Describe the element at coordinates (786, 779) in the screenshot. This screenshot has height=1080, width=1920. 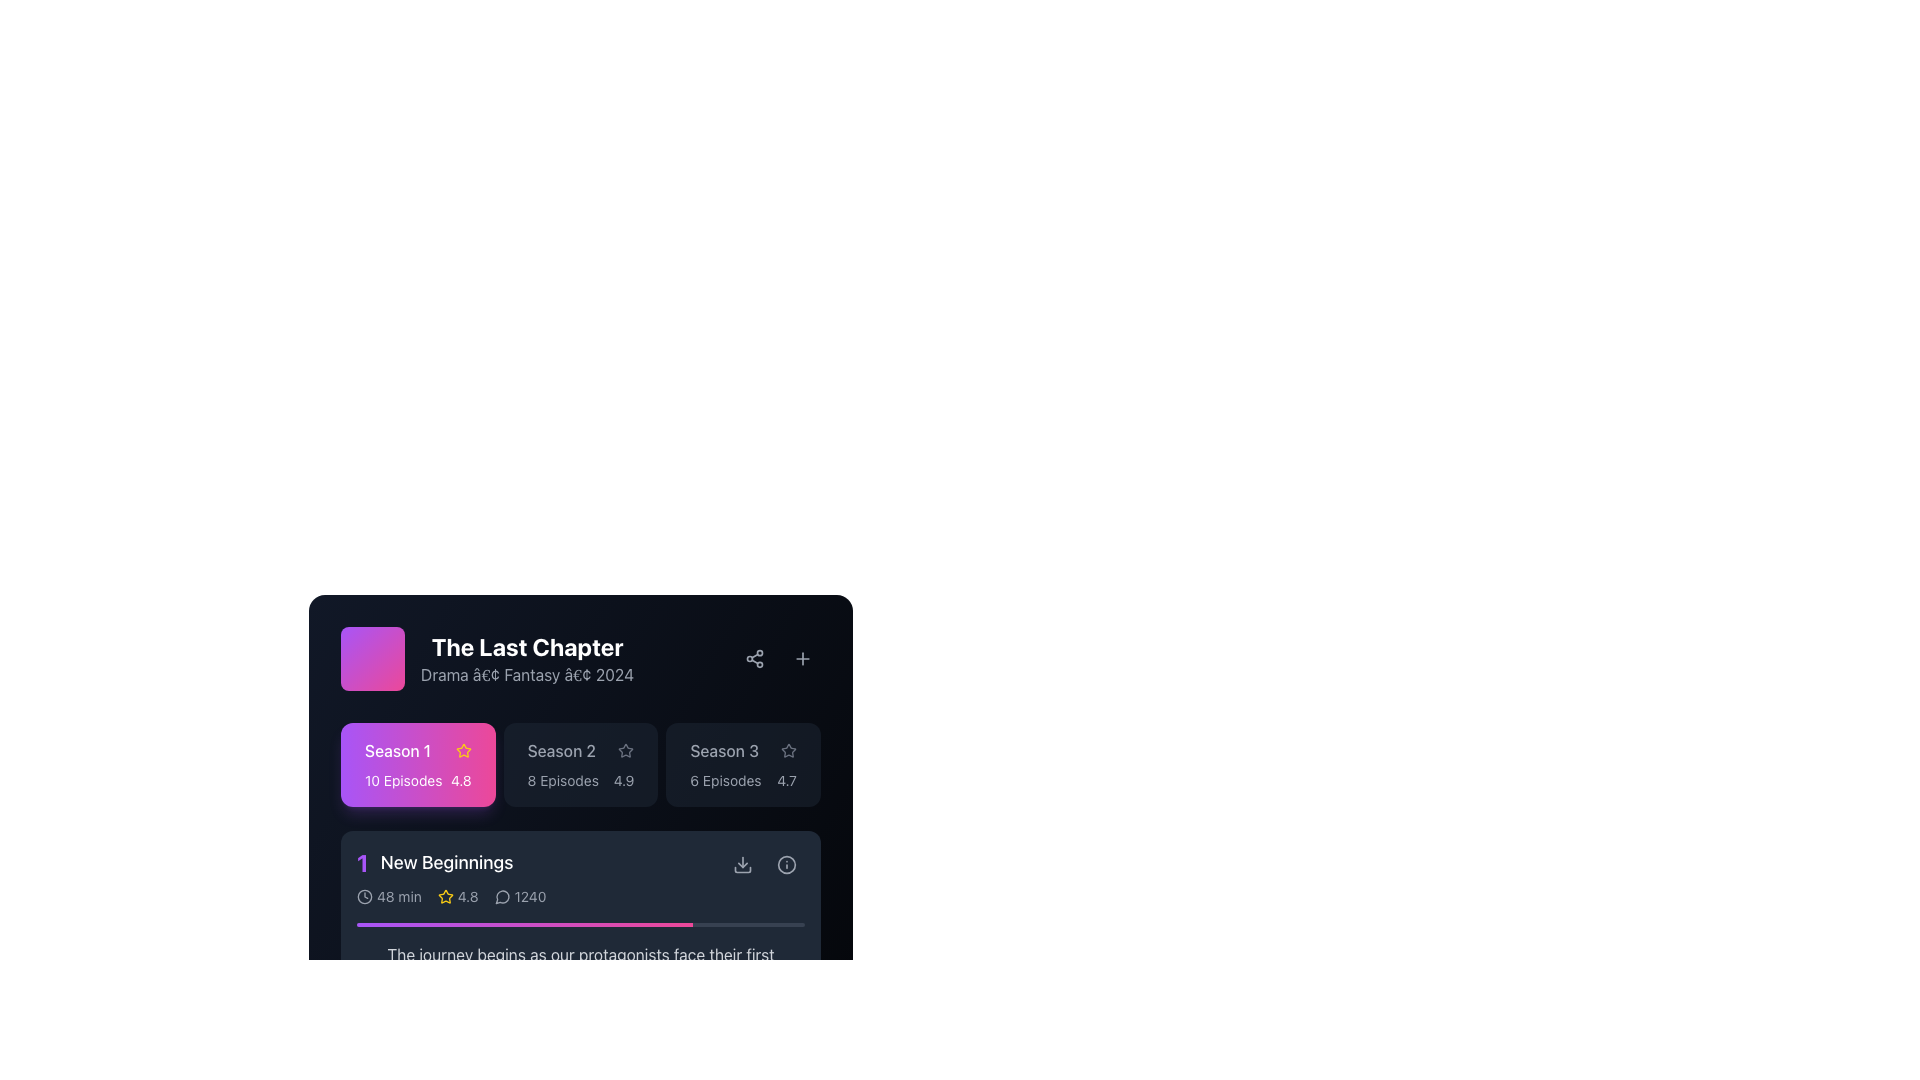
I see `the viewer rating indicator for 'Season 3', which is located in the top-right segment of the 'Season 3' section box, next to the star icon and underneath the 'Season 3' title` at that location.